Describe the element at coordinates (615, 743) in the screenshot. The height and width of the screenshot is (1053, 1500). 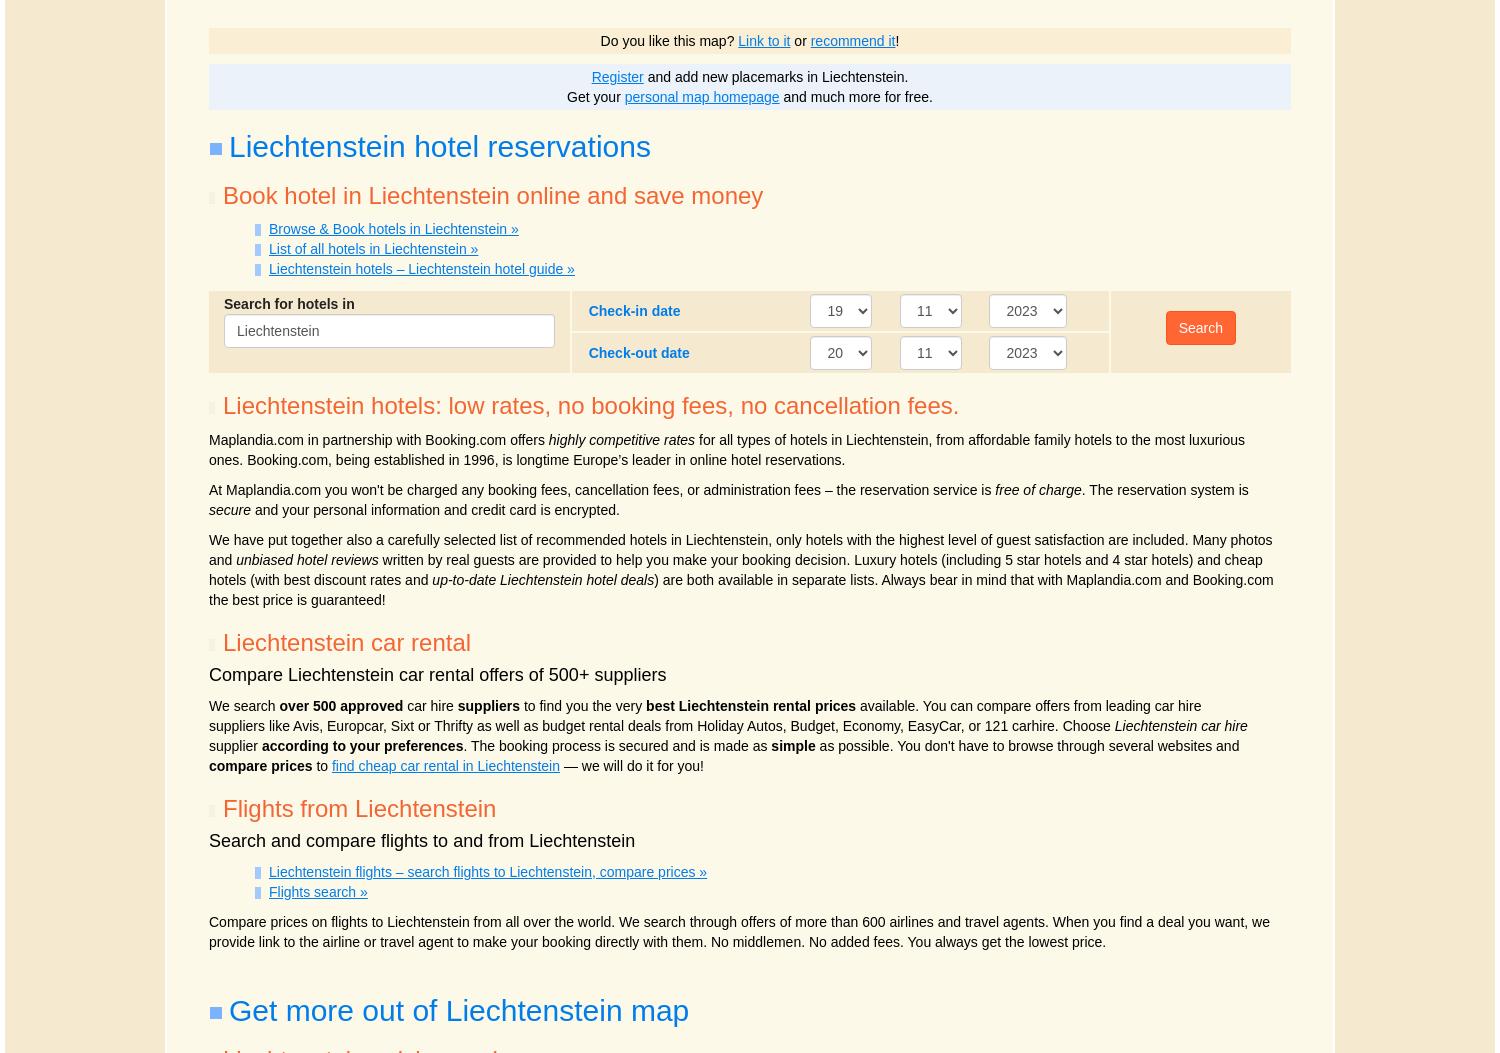
I see `'. The booking process is secured and is made as'` at that location.